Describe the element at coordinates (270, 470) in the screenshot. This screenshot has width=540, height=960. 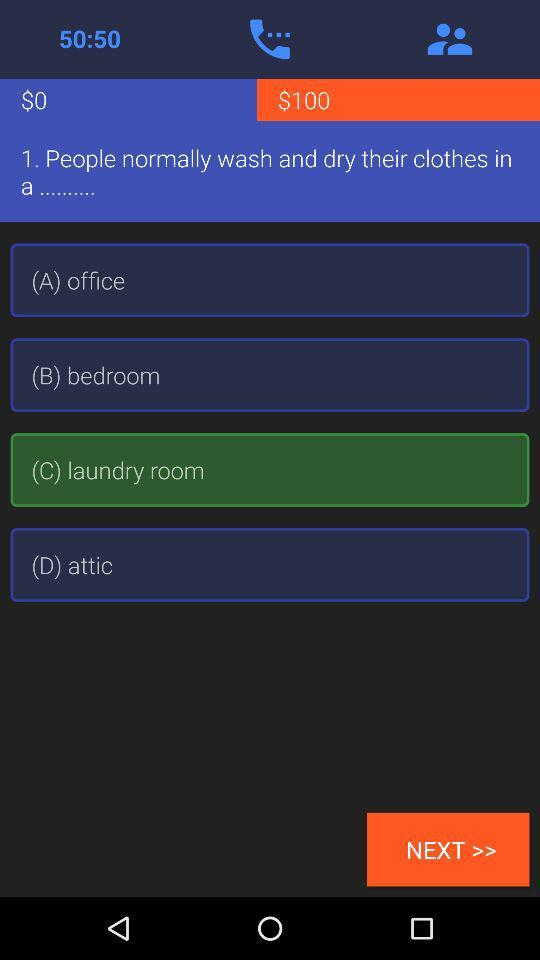
I see `the (c) laundry room icon` at that location.